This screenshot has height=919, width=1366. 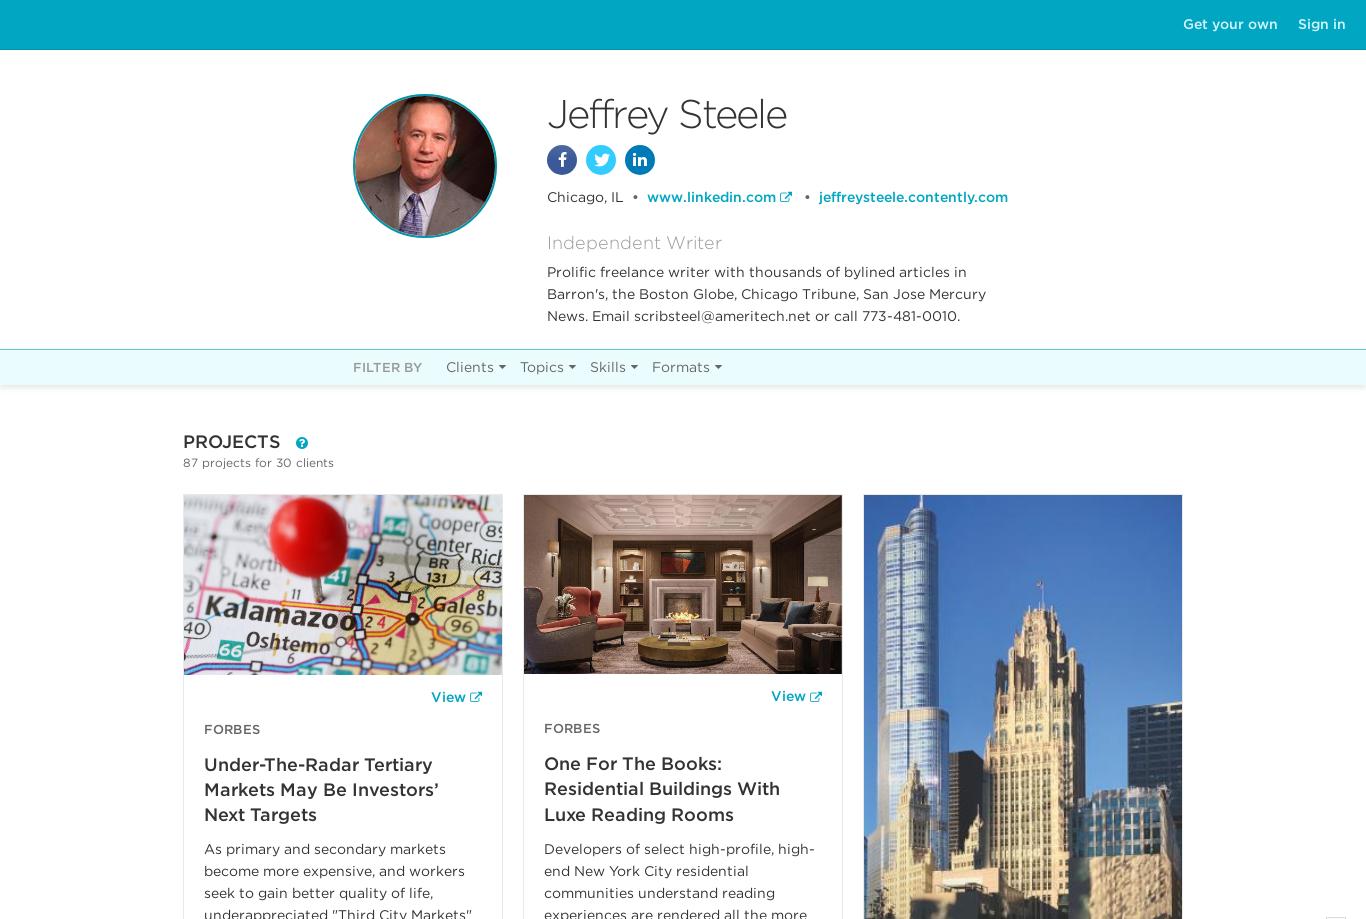 What do you see at coordinates (189, 461) in the screenshot?
I see `'87'` at bounding box center [189, 461].